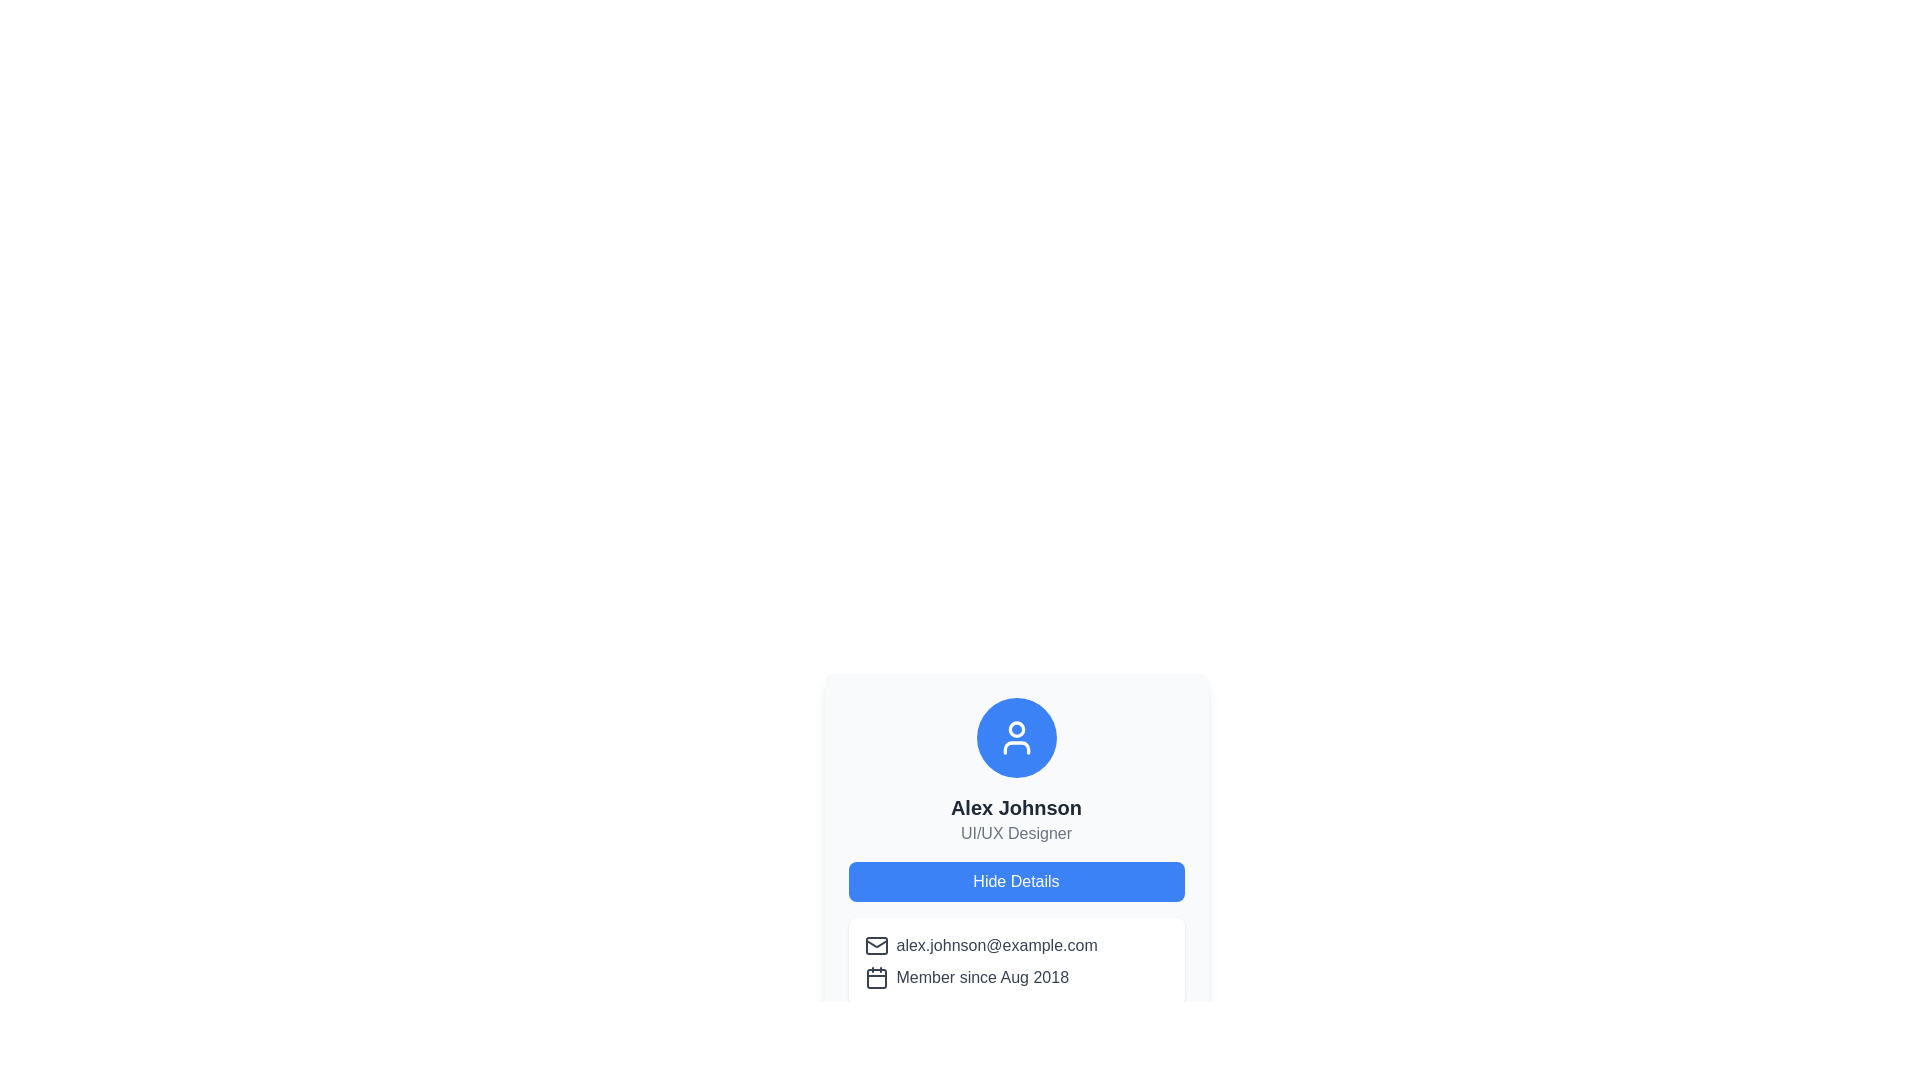 This screenshot has width=1920, height=1080. Describe the element at coordinates (876, 945) in the screenshot. I see `the mail envelope shaped icon located to the left of the text 'alex.johnson@example.com' within the profile information card below the 'Hide Details' button` at that location.